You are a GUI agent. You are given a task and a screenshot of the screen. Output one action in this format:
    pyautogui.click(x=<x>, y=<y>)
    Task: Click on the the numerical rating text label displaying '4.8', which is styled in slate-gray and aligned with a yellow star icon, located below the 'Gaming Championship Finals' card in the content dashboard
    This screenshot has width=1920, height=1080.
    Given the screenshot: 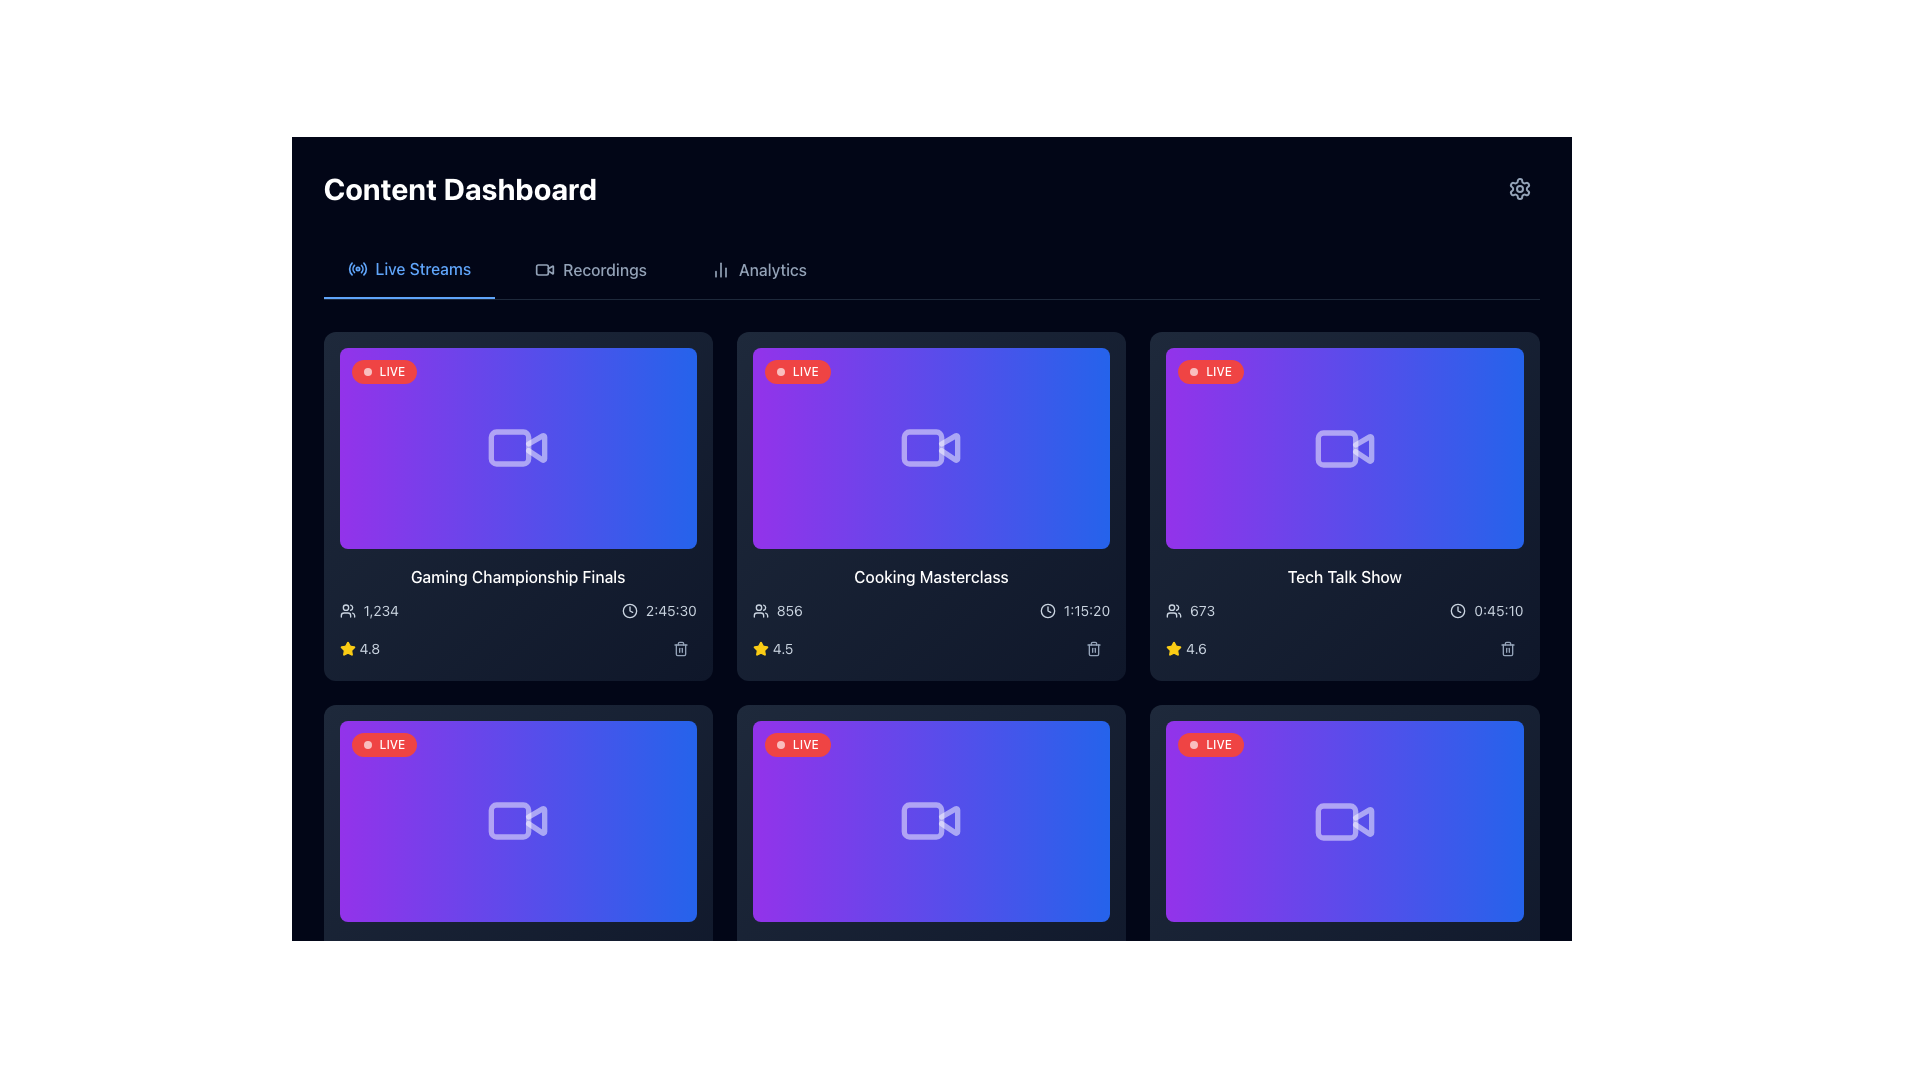 What is the action you would take?
    pyautogui.click(x=369, y=648)
    